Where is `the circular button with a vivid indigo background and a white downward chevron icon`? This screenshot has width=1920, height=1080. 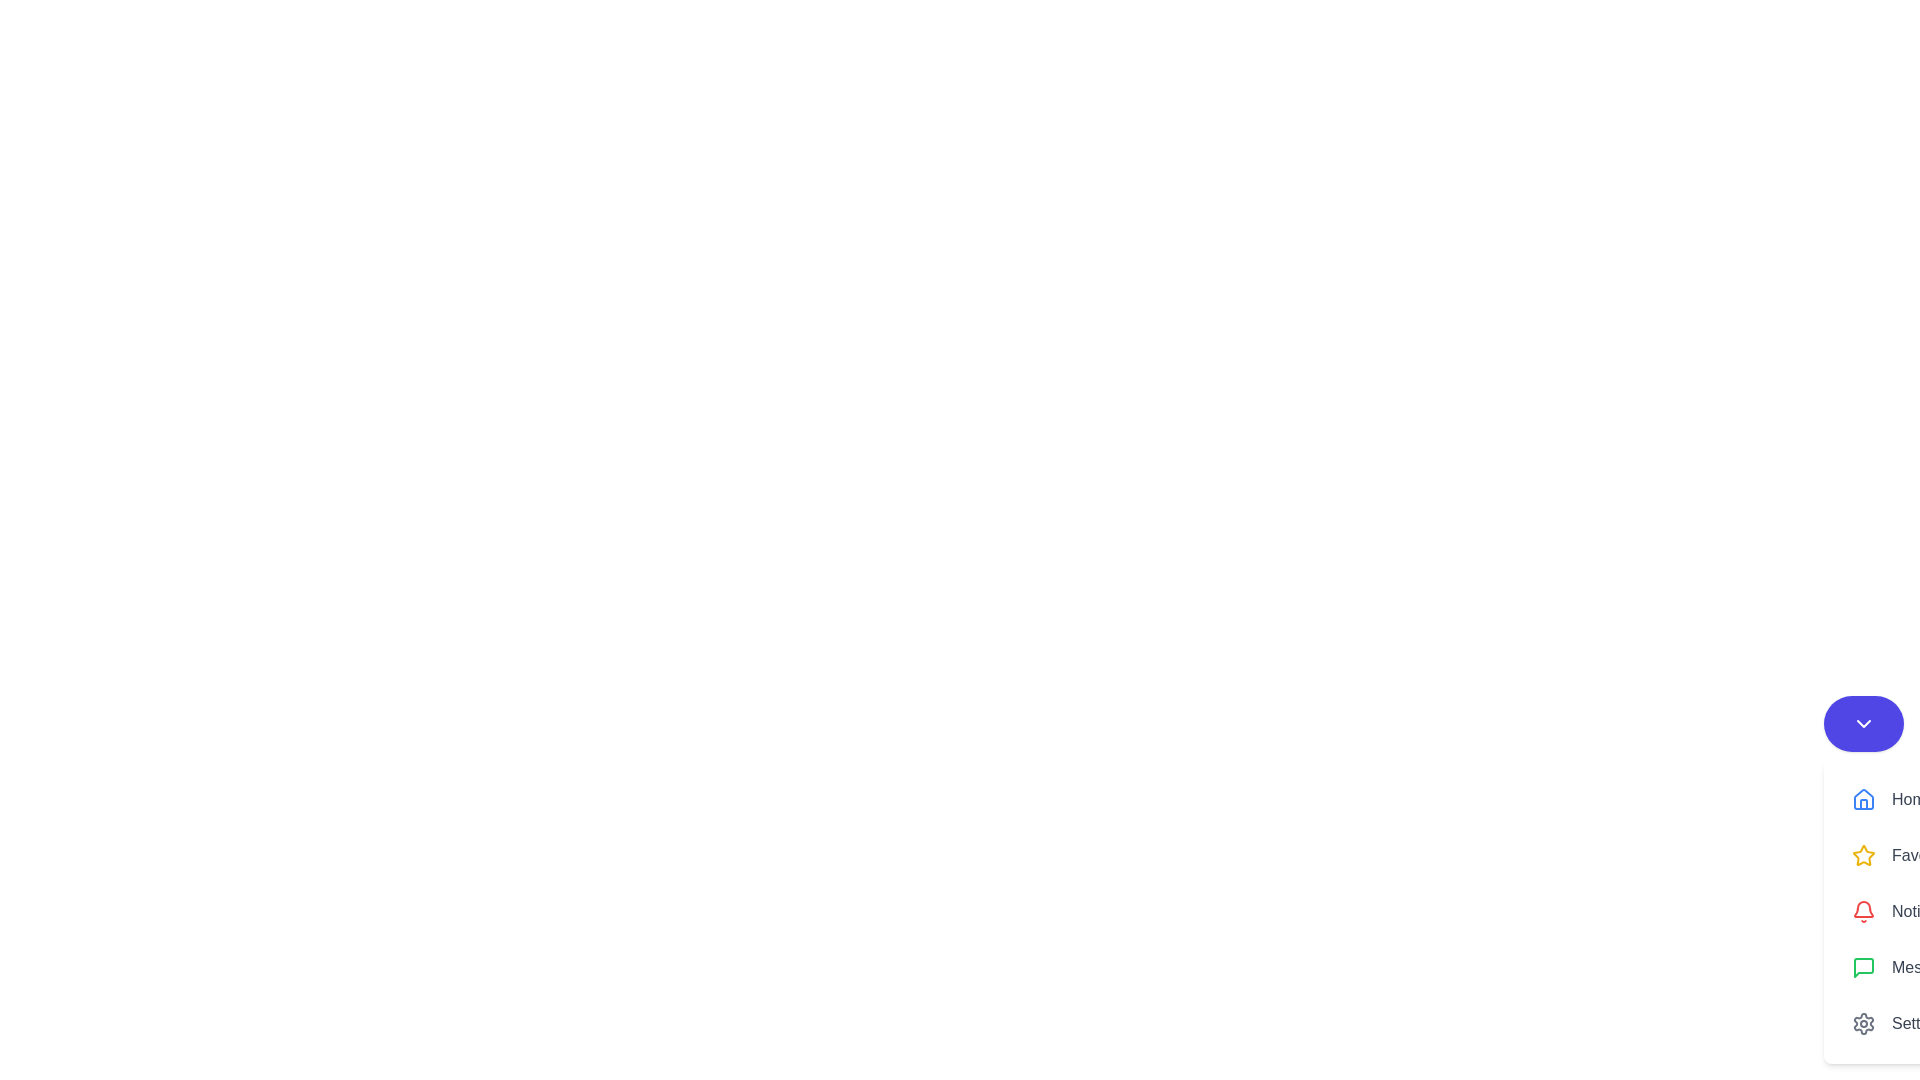
the circular button with a vivid indigo background and a white downward chevron icon is located at coordinates (1862, 724).